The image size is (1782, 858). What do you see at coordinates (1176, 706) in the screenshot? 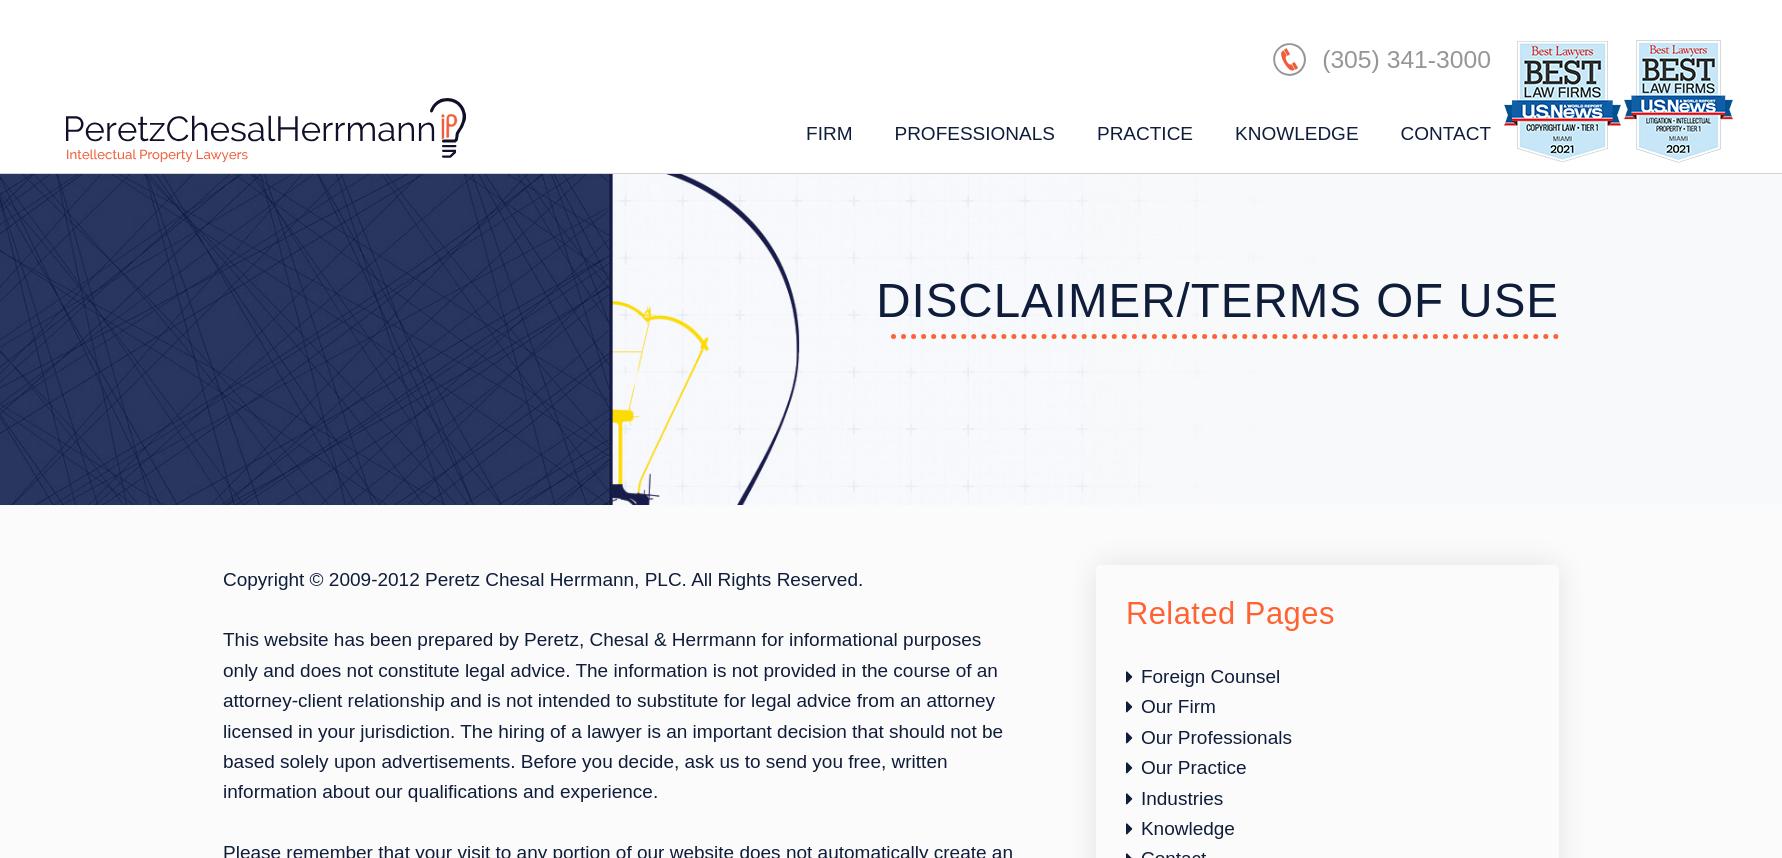
I see `'Our Firm'` at bounding box center [1176, 706].